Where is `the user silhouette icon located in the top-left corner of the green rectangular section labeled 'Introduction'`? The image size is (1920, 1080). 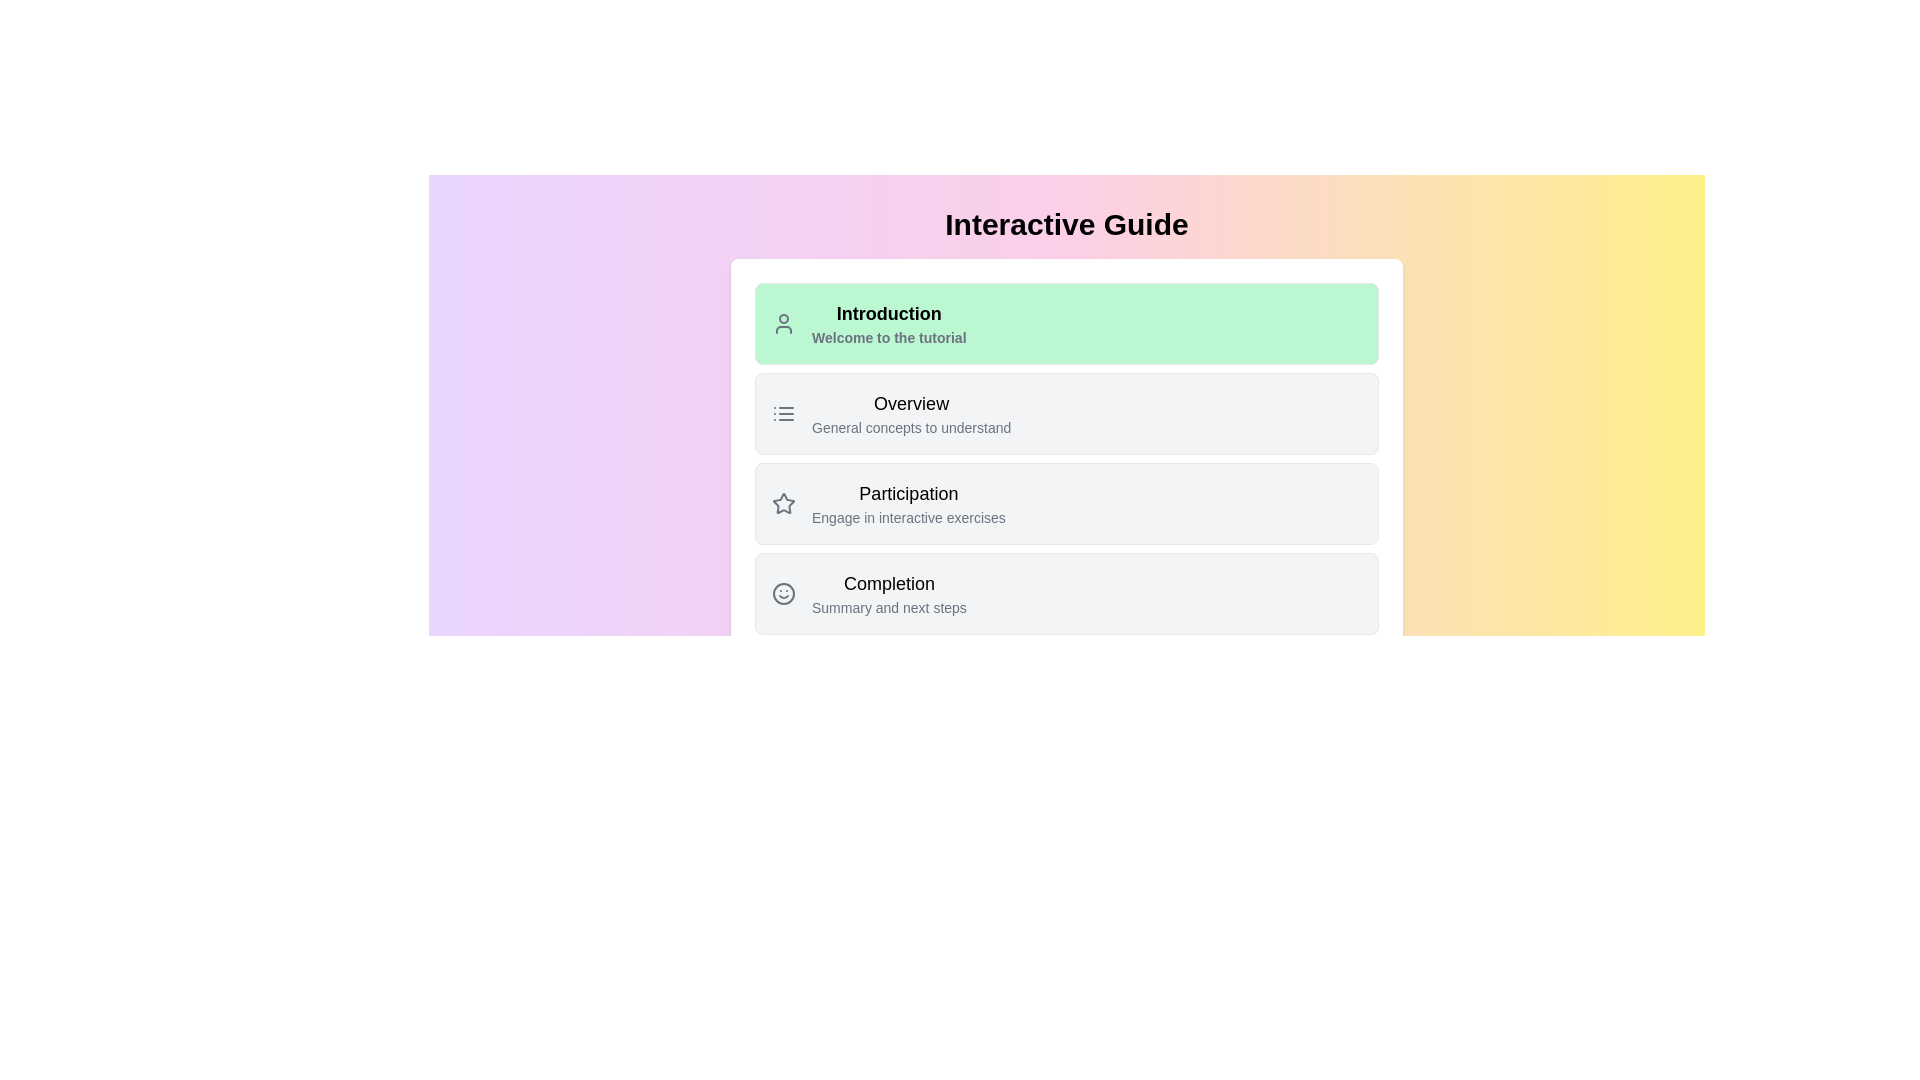
the user silhouette icon located in the top-left corner of the green rectangular section labeled 'Introduction' is located at coordinates (782, 323).